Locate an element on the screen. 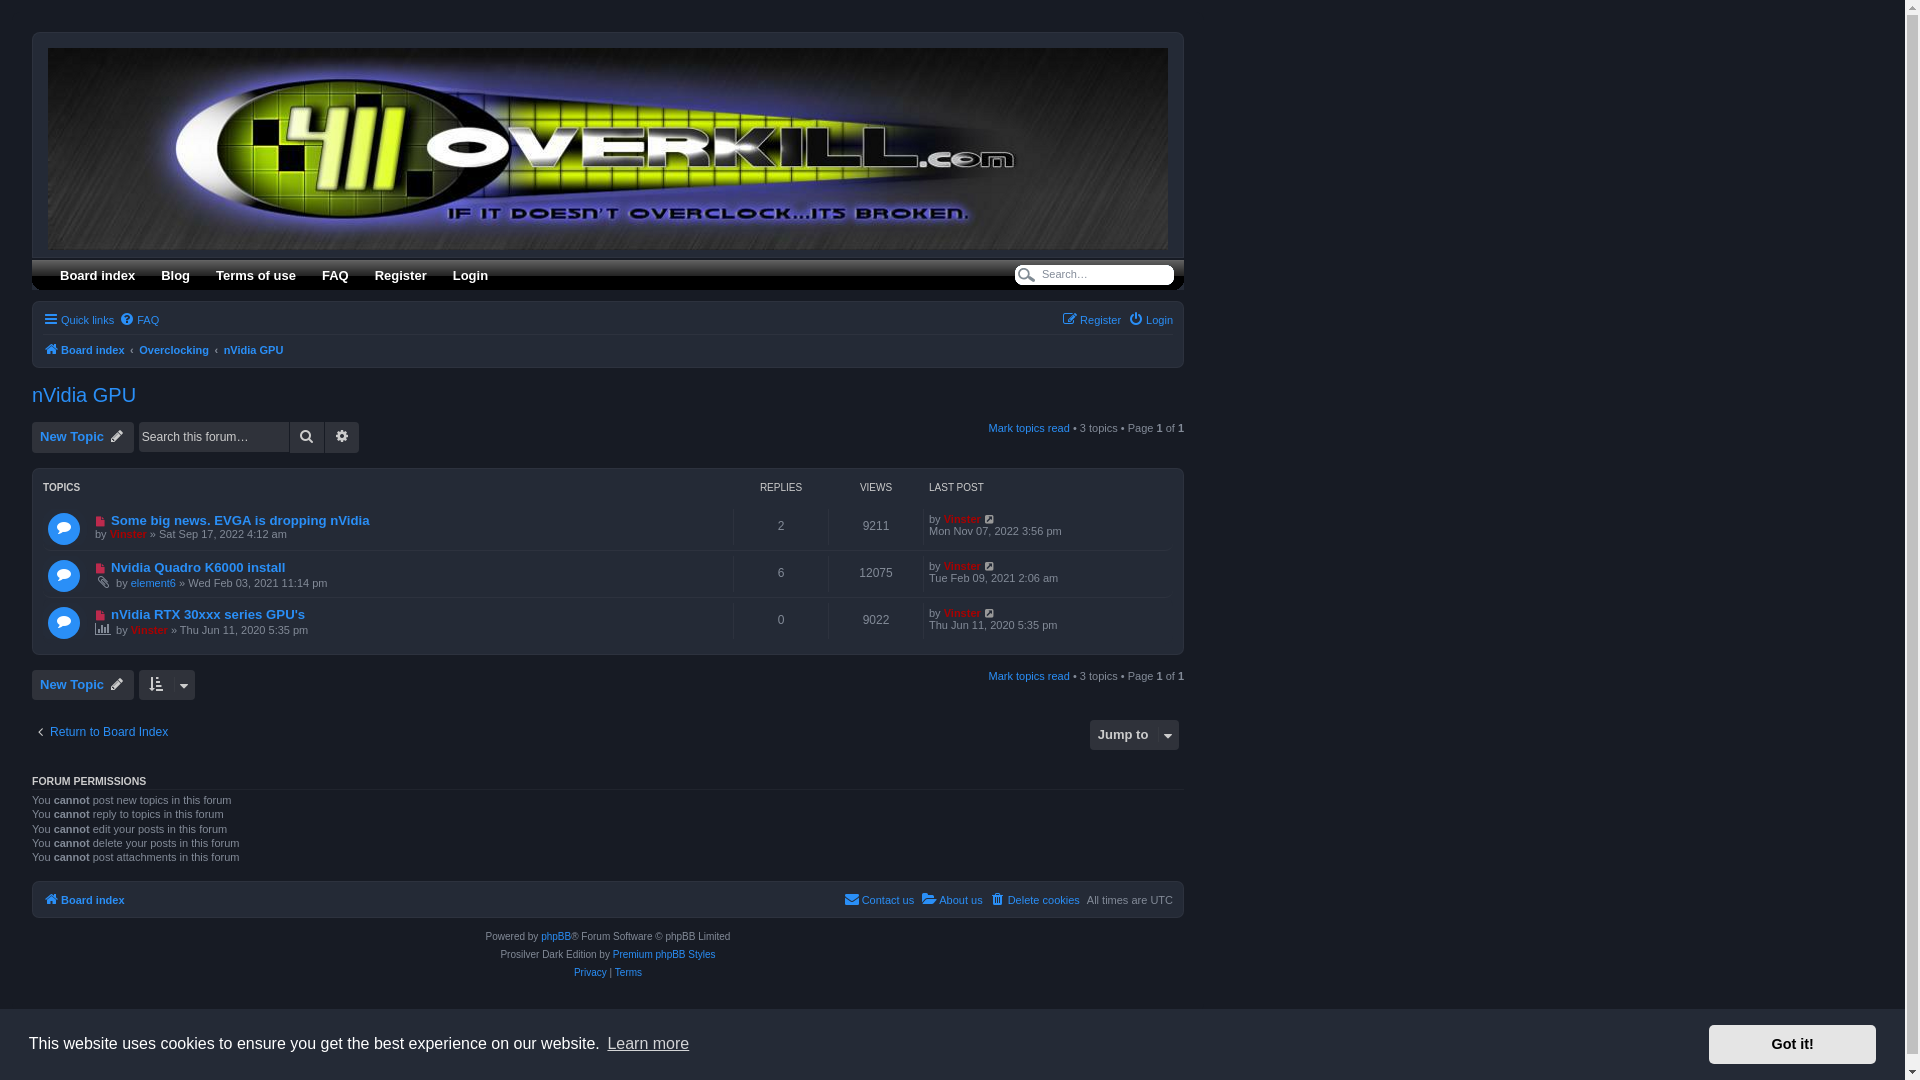 This screenshot has width=1920, height=1080. 'Terms of use' is located at coordinates (254, 274).